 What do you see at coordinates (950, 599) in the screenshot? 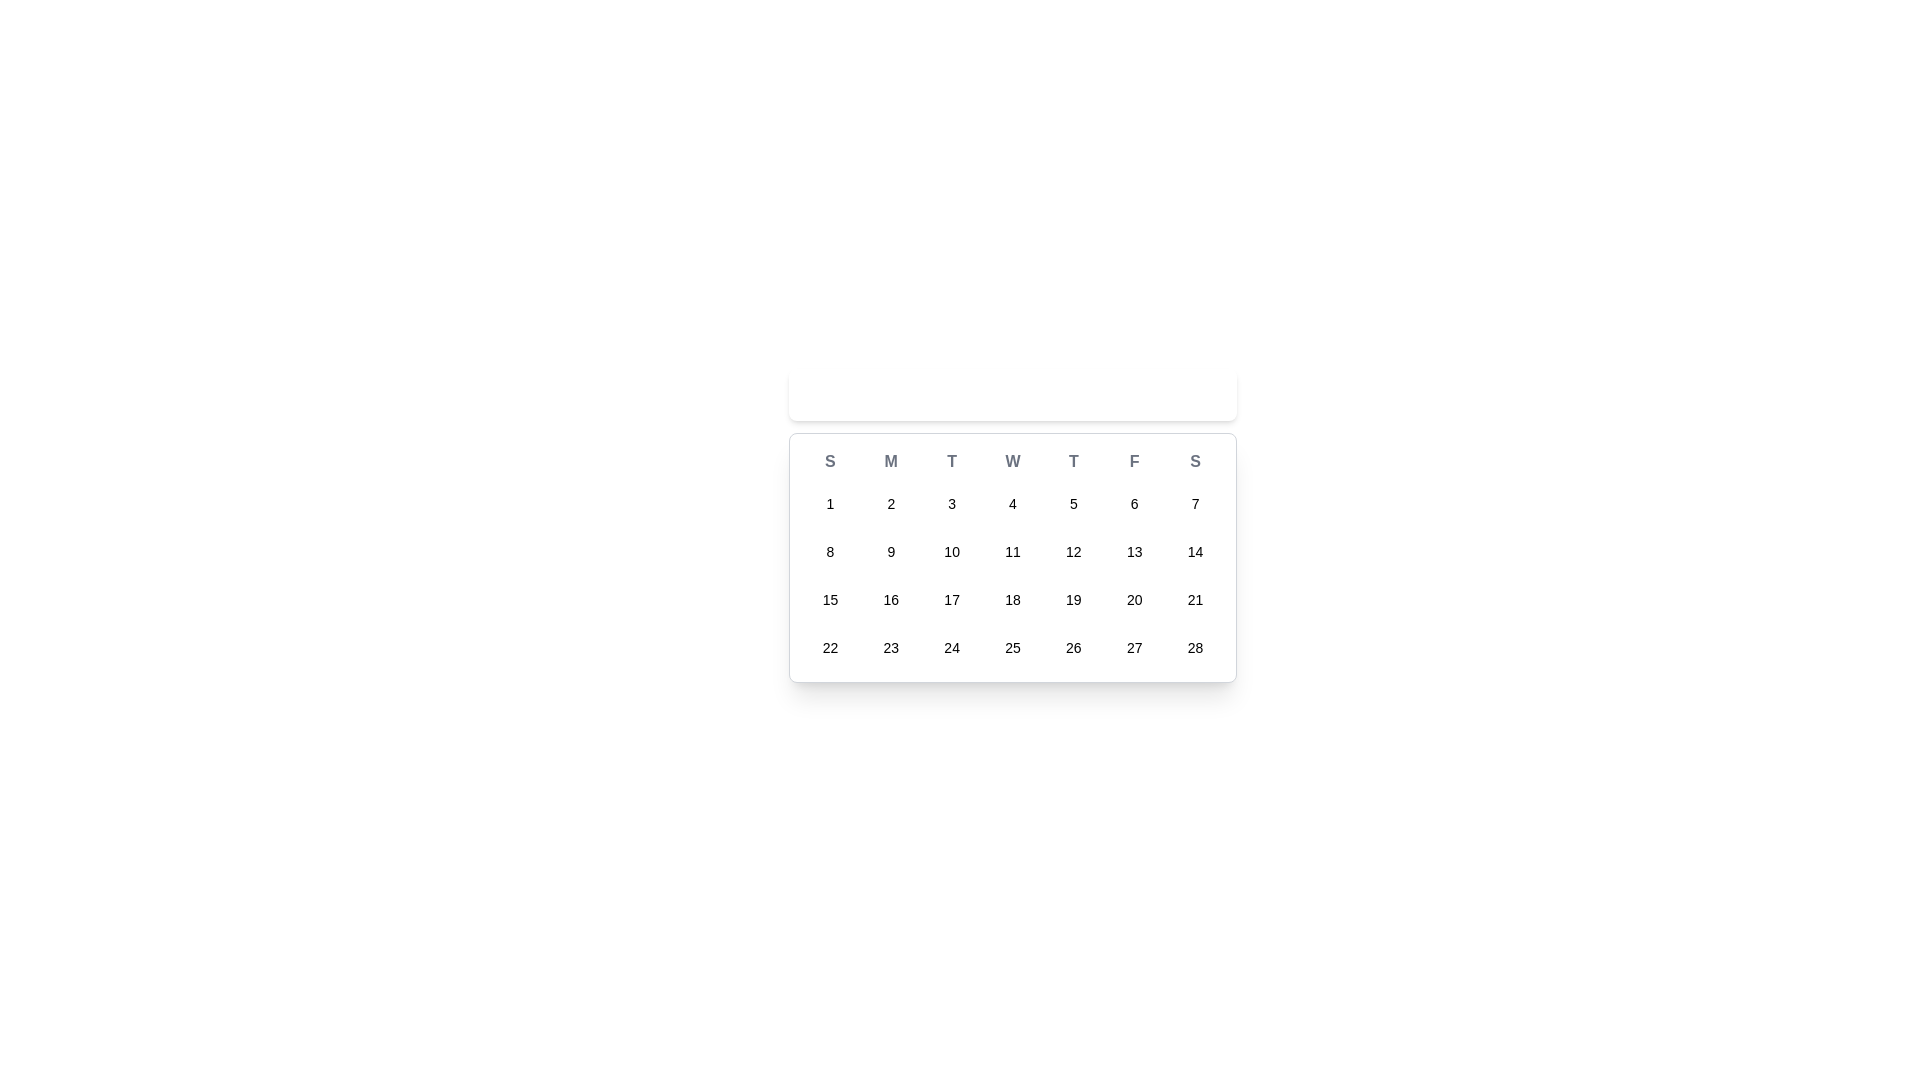
I see `the selectable date '17' in the fourth row and third column of the calendar grid` at bounding box center [950, 599].